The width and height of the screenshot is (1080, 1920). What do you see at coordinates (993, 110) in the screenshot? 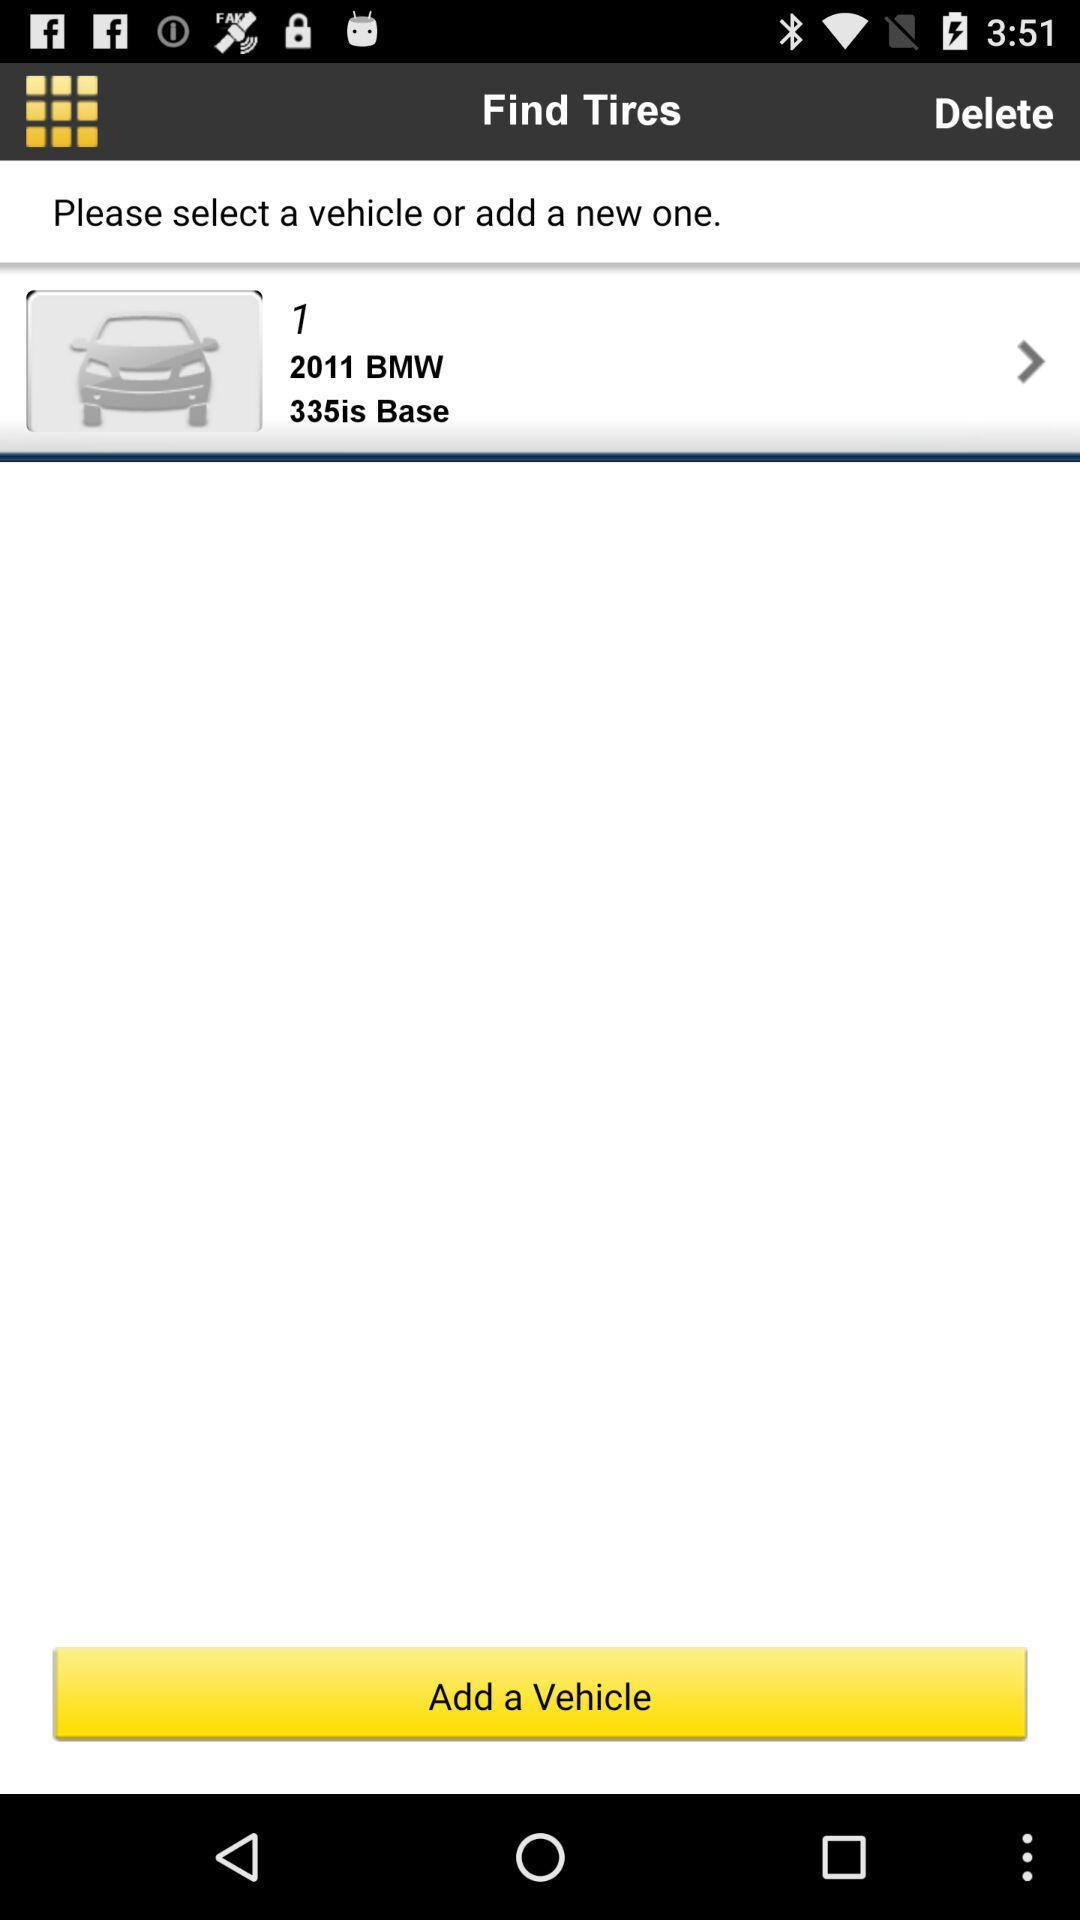
I see `the delete` at bounding box center [993, 110].